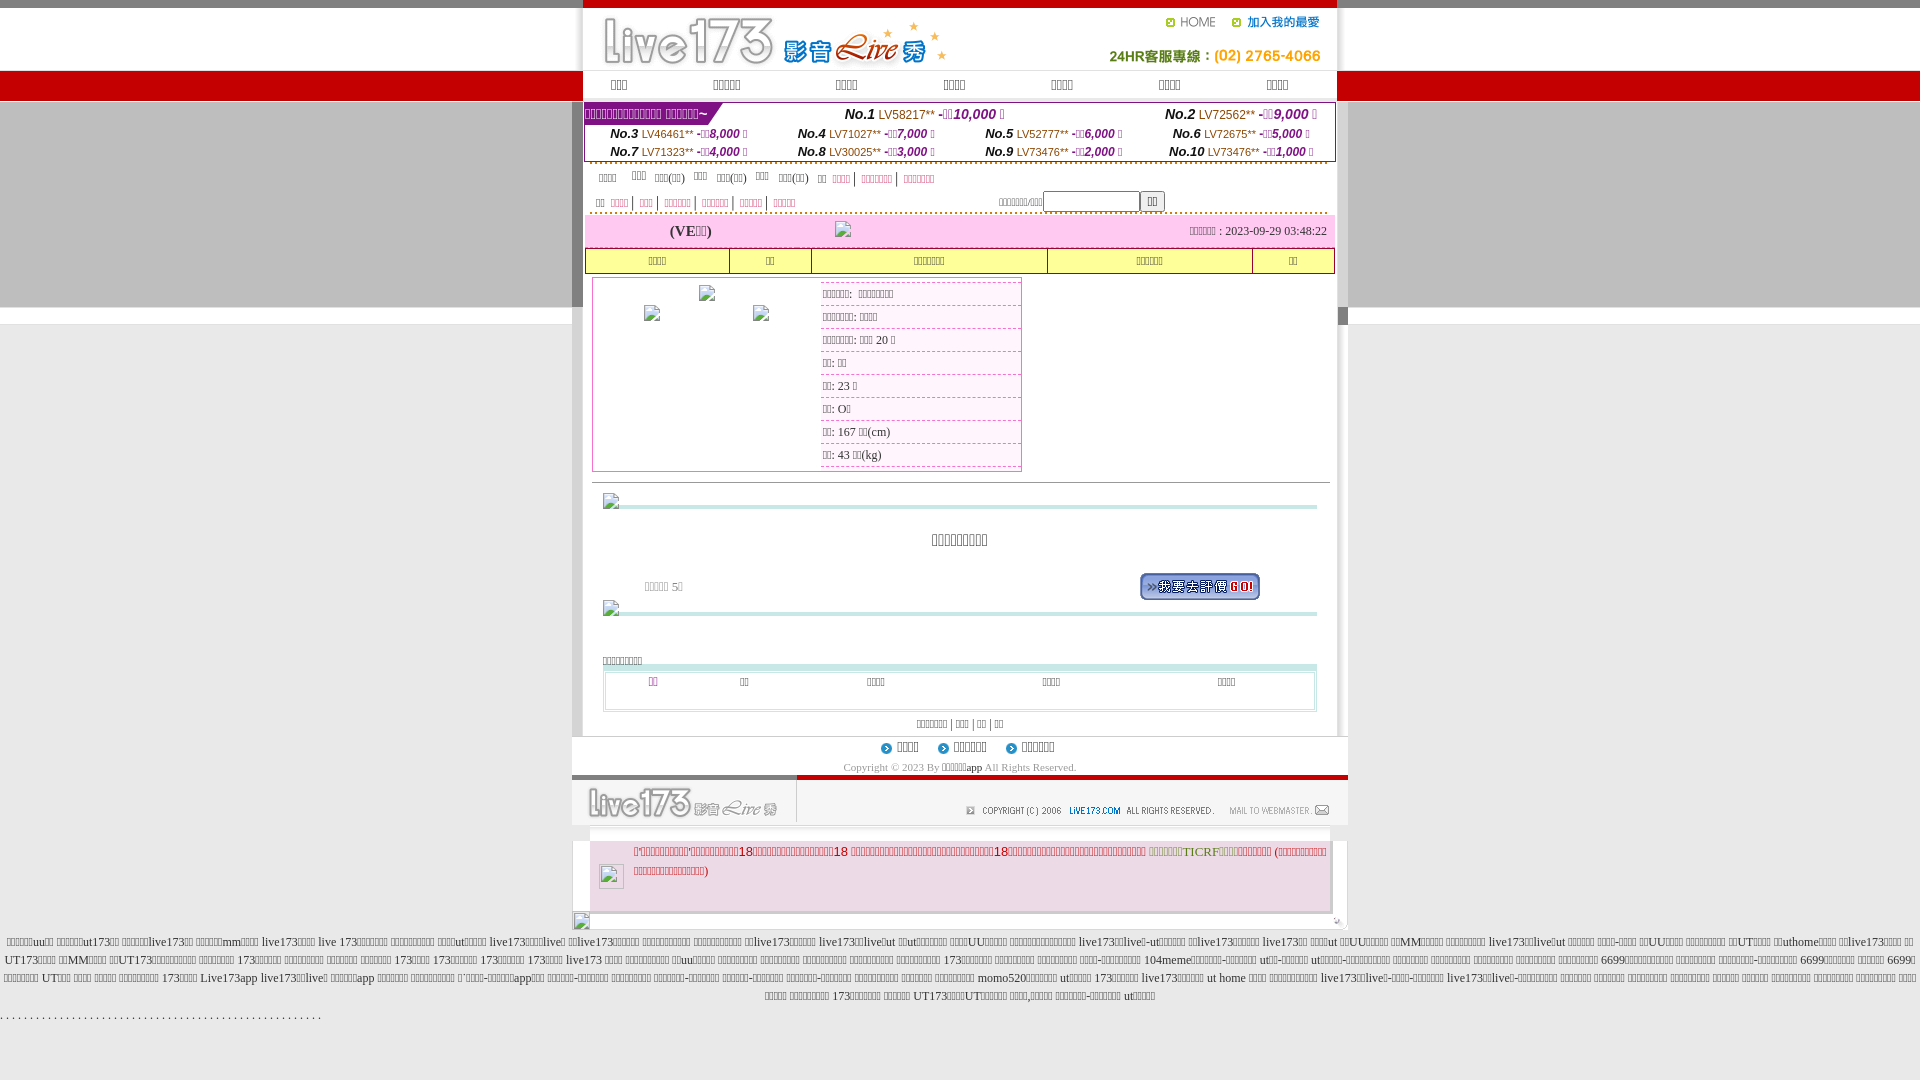 The image size is (1920, 1080). What do you see at coordinates (67, 1014) in the screenshot?
I see `'.'` at bounding box center [67, 1014].